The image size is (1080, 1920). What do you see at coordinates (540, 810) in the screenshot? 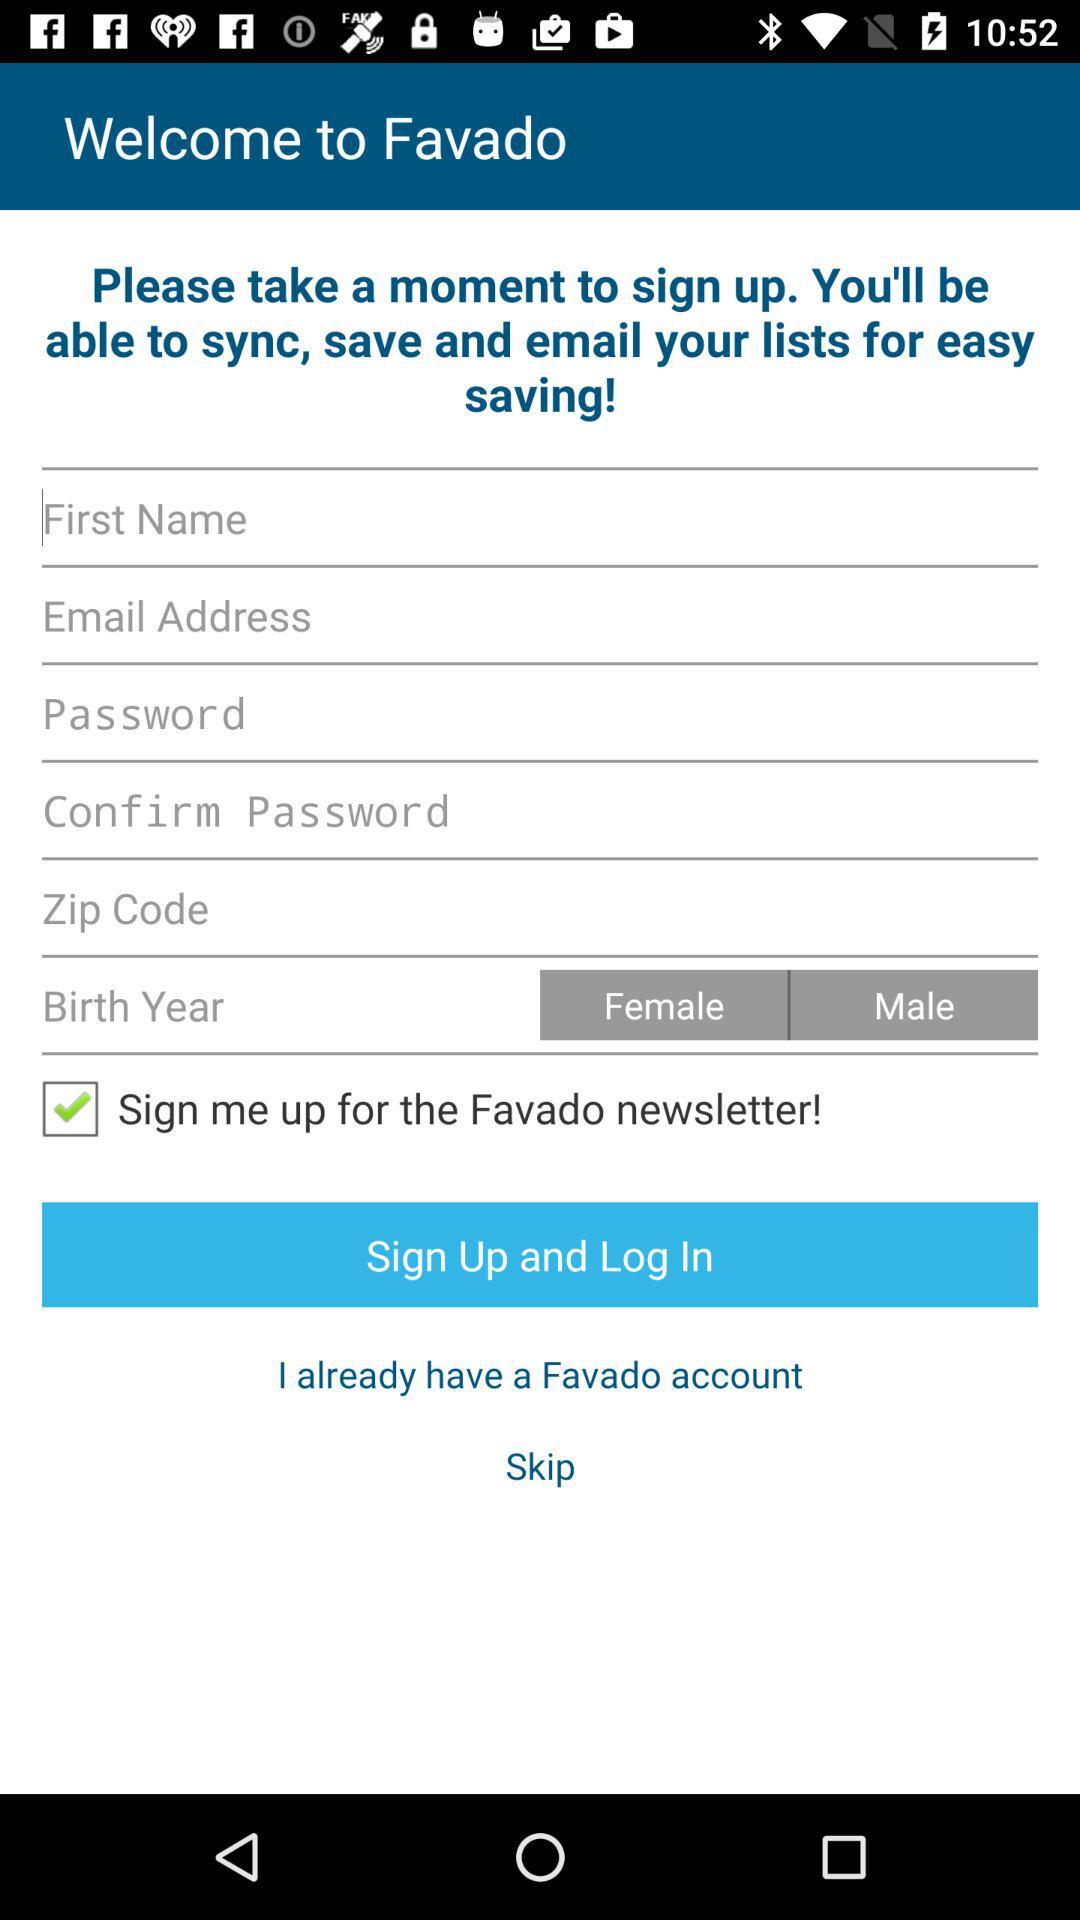
I see `password` at bounding box center [540, 810].